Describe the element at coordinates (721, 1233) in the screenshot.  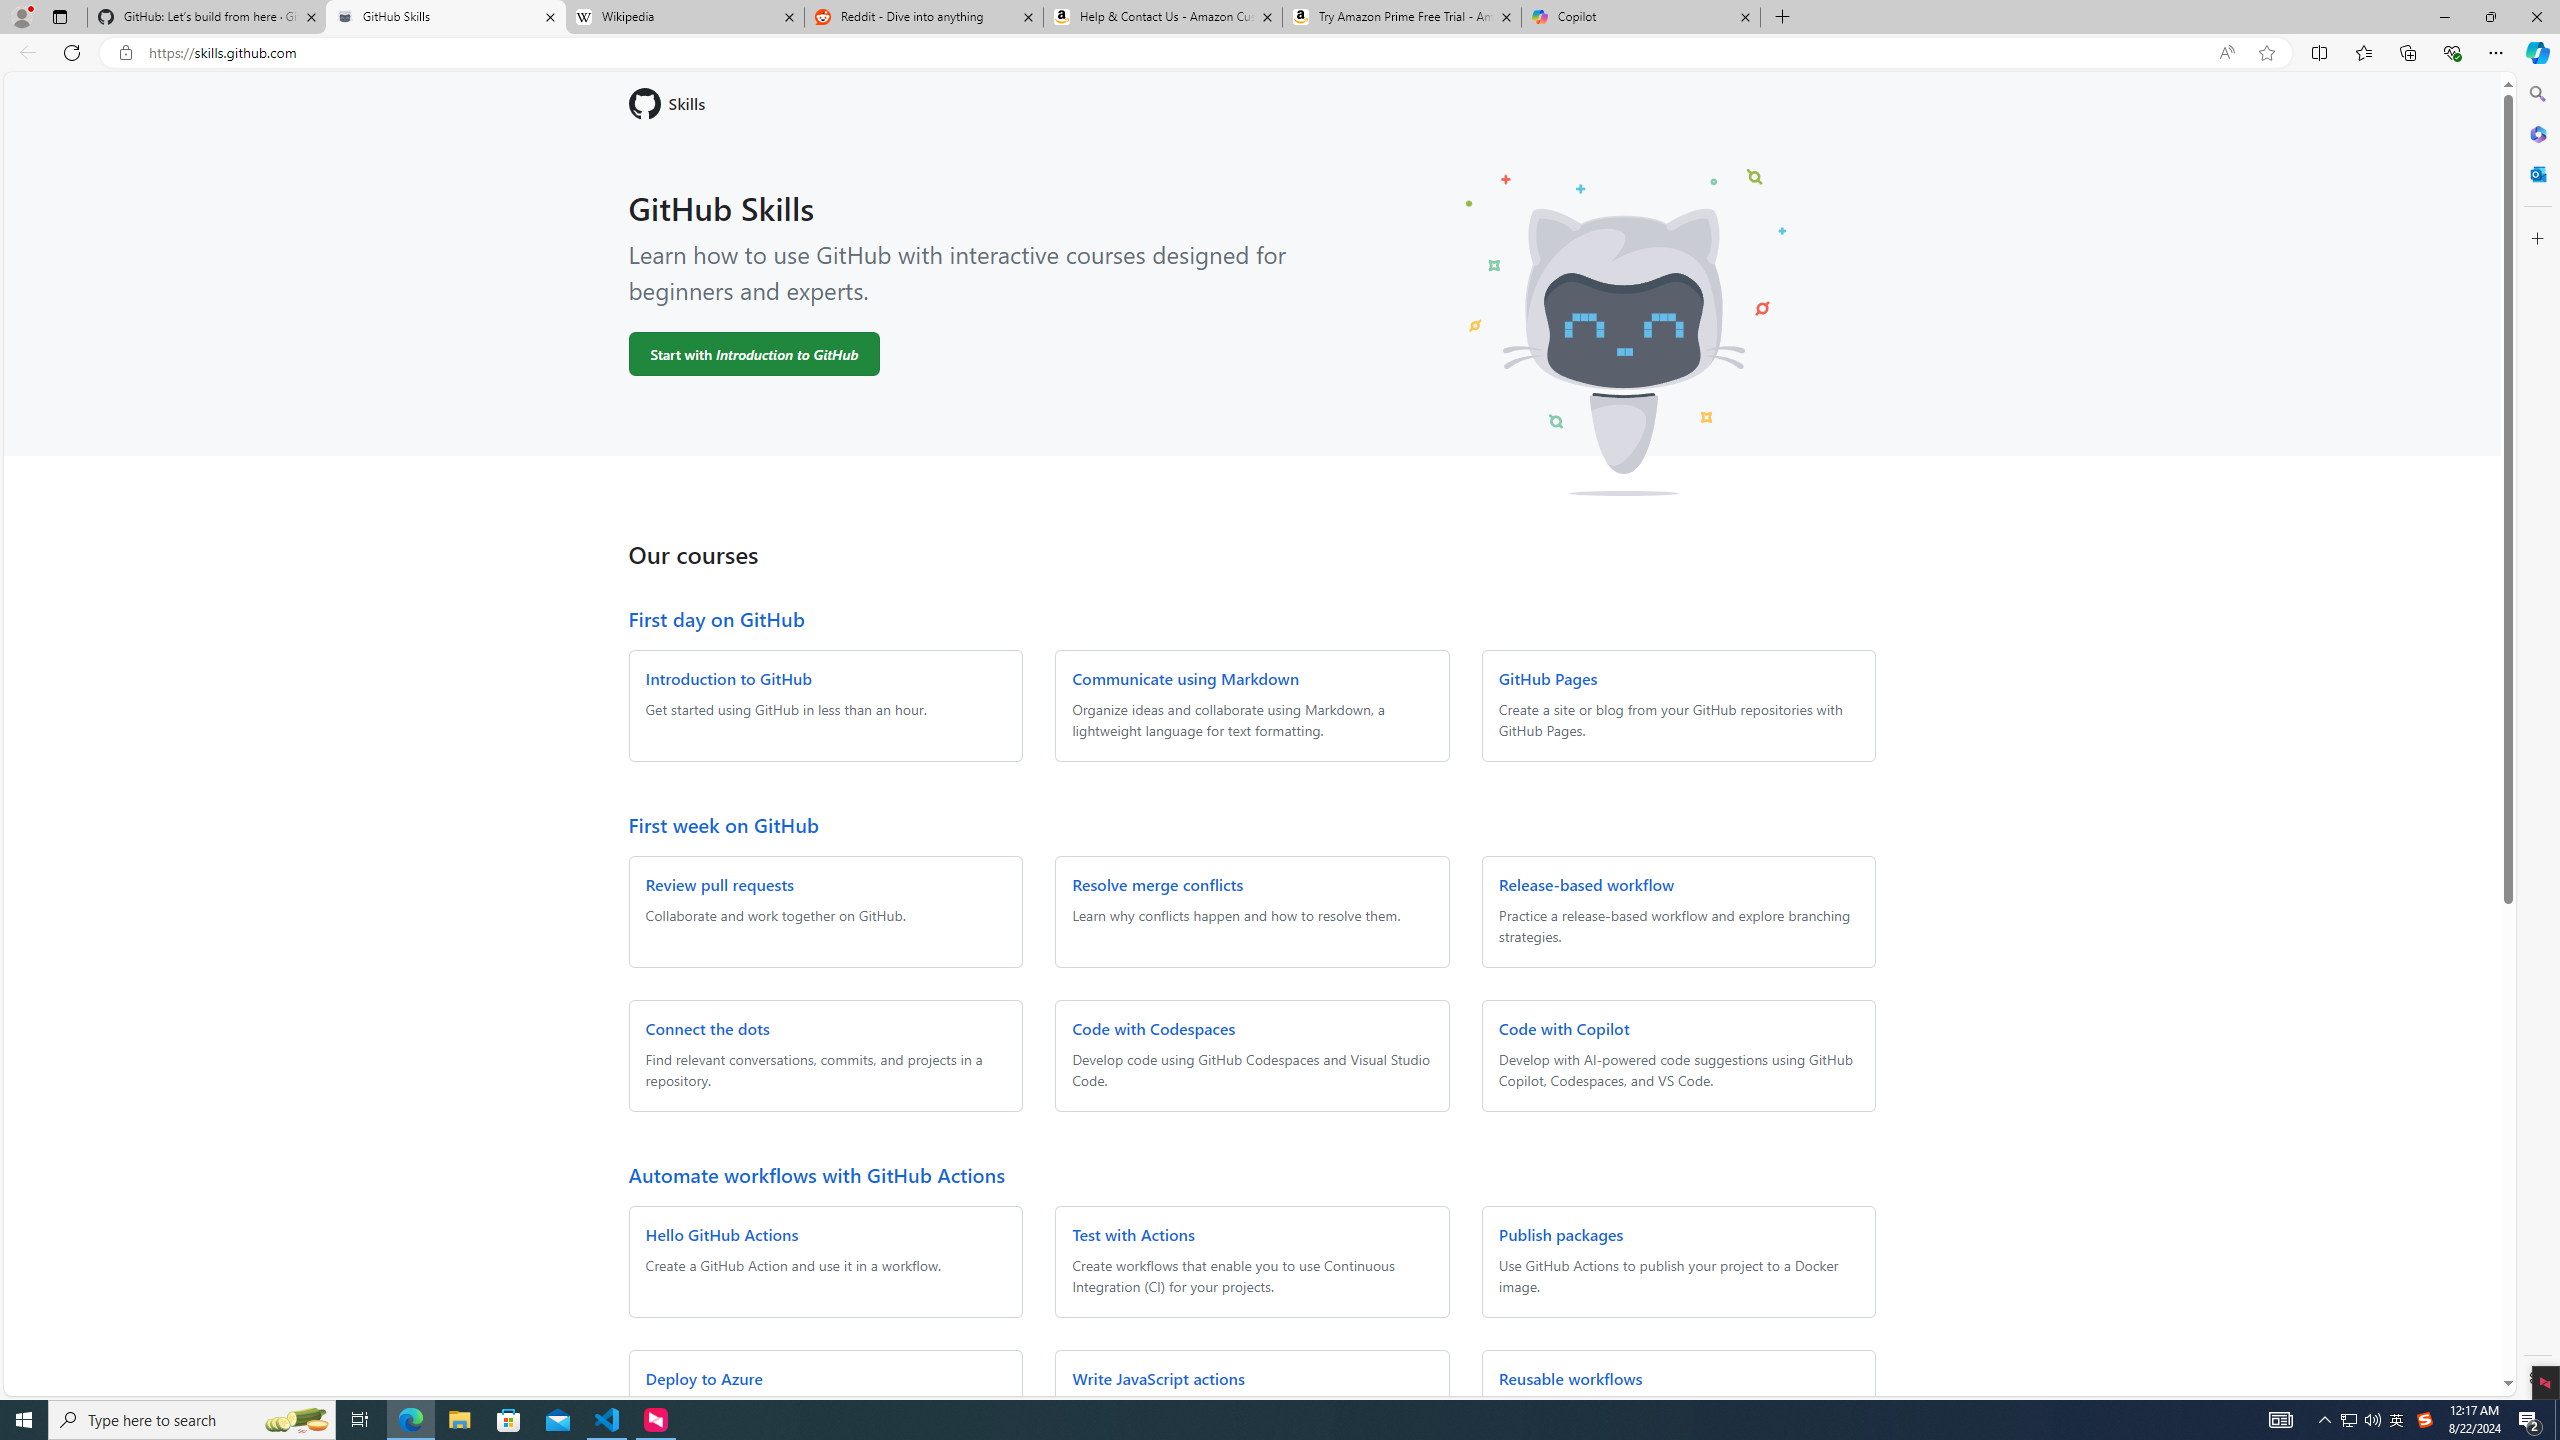
I see `'Hello GitHub Actions'` at that location.